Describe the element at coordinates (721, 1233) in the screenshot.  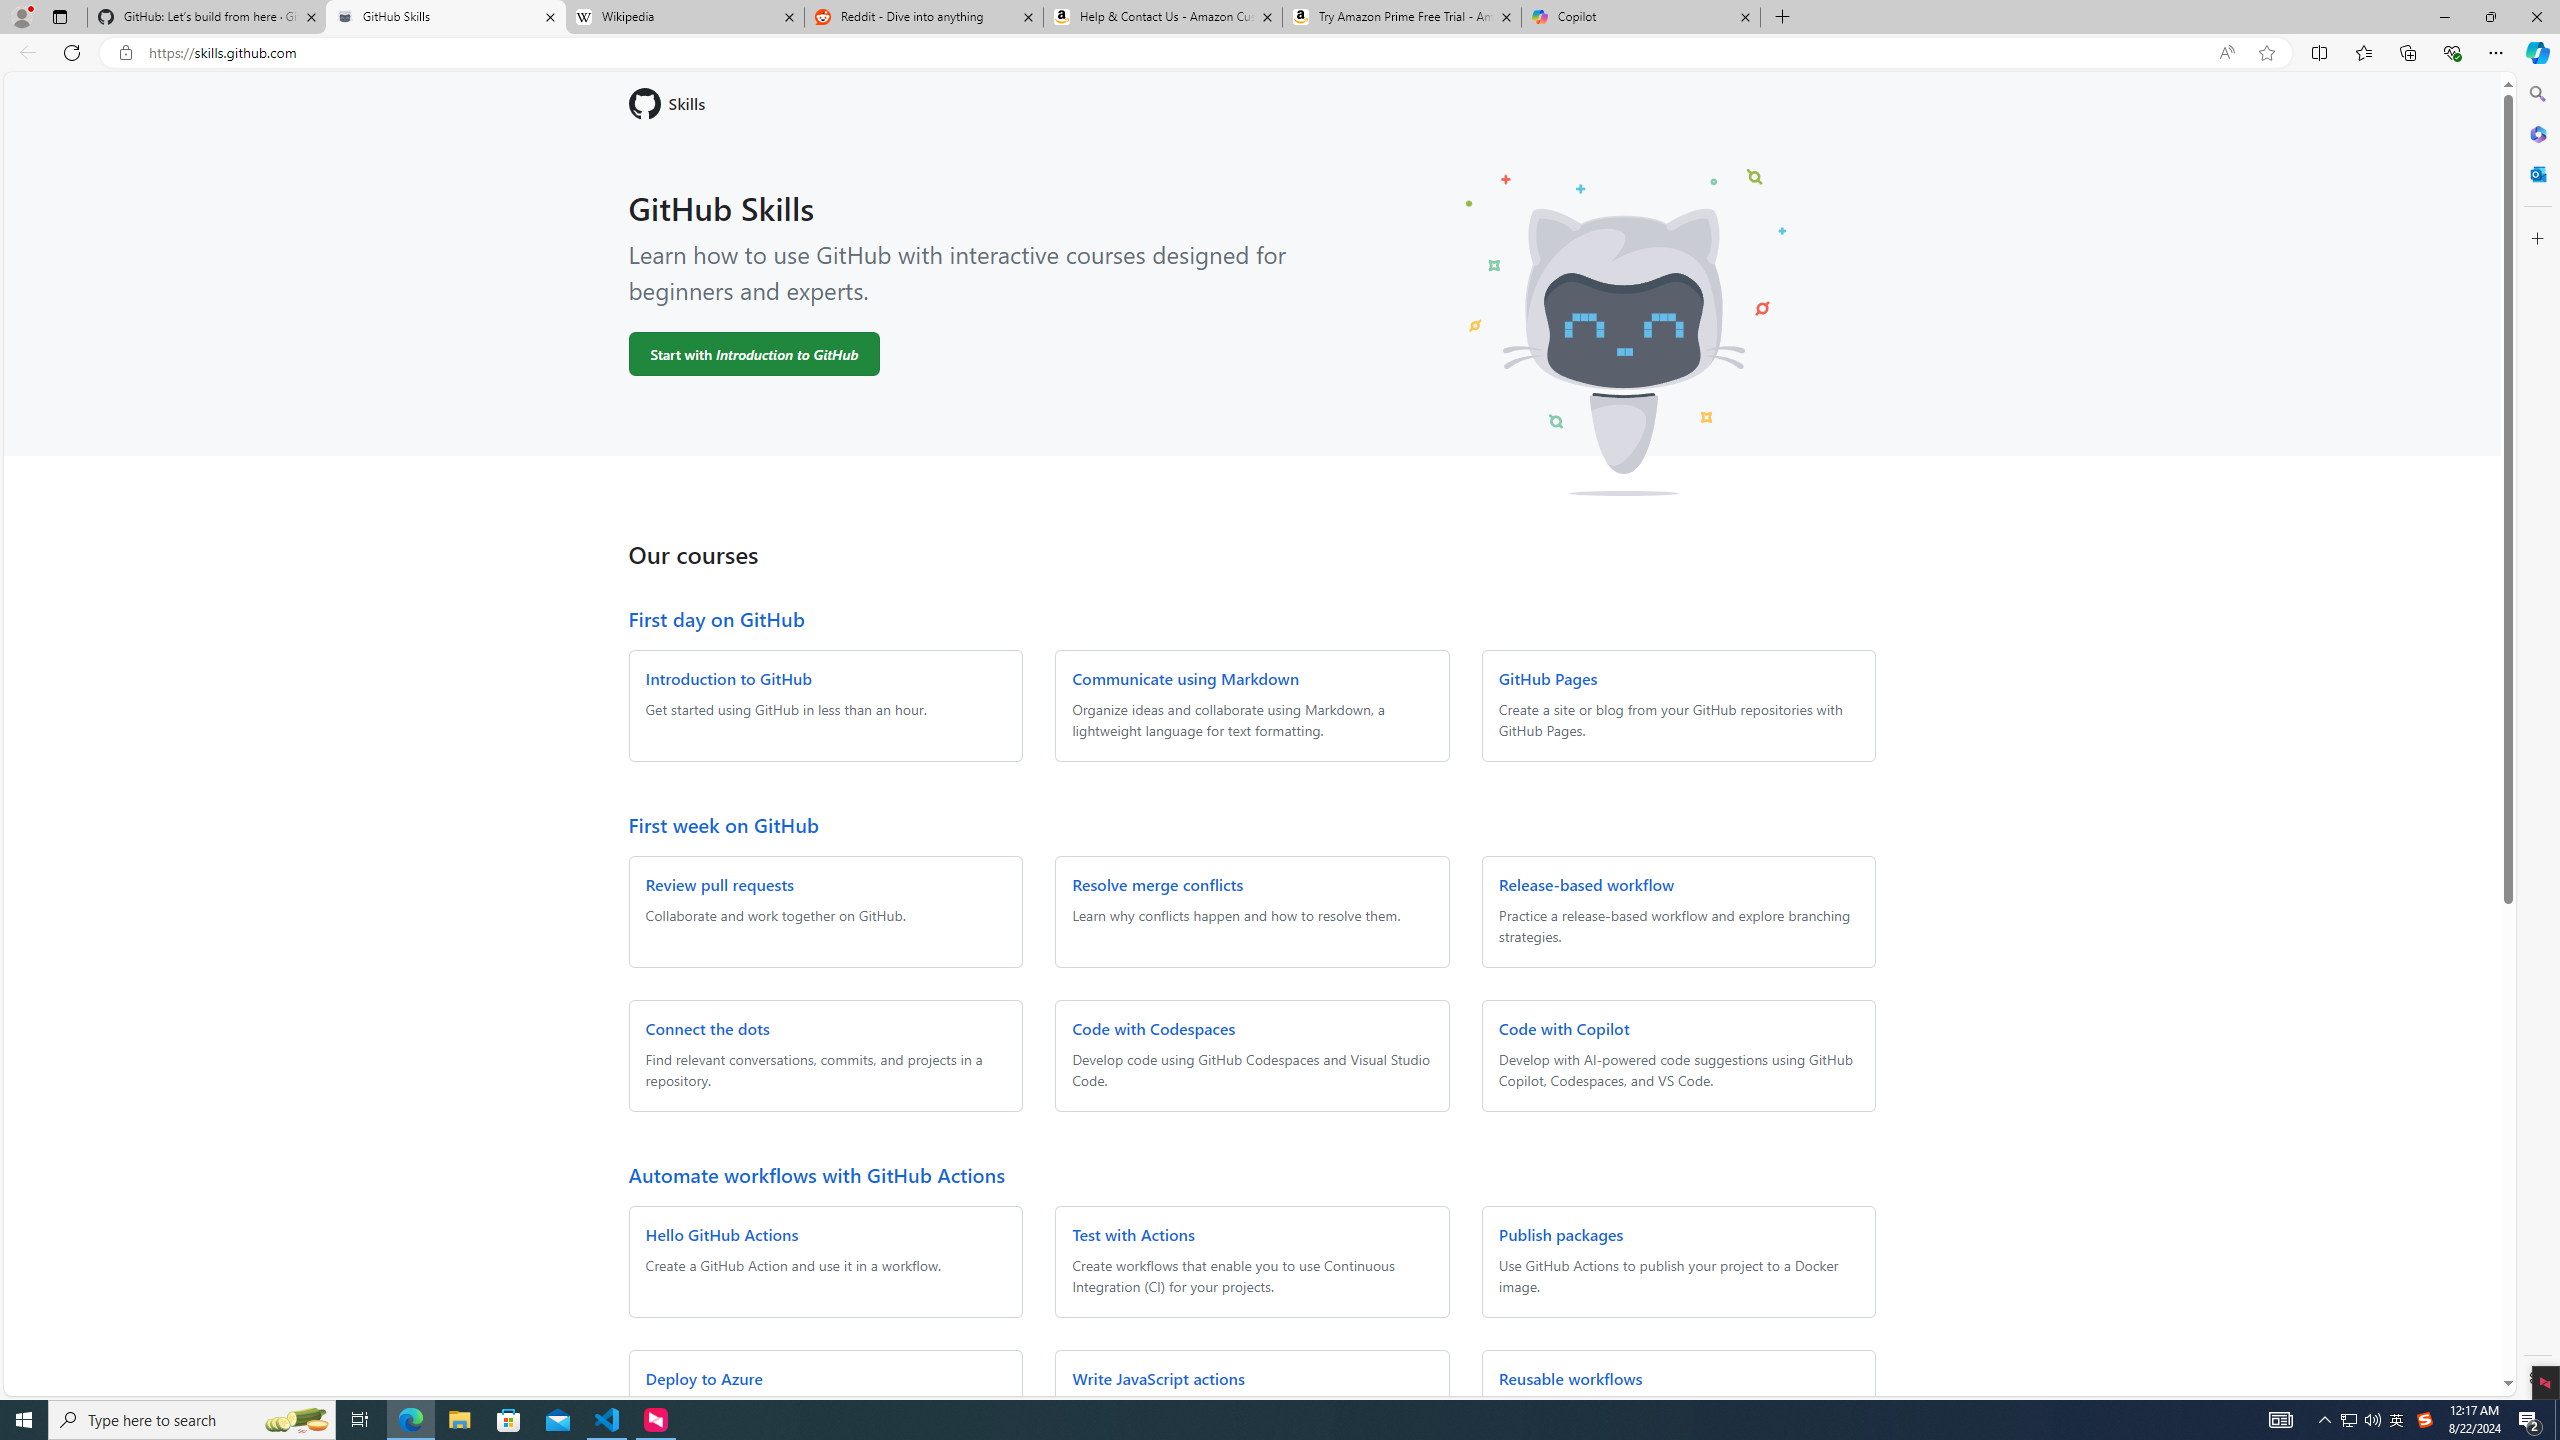
I see `'Hello GitHub Actions'` at that location.